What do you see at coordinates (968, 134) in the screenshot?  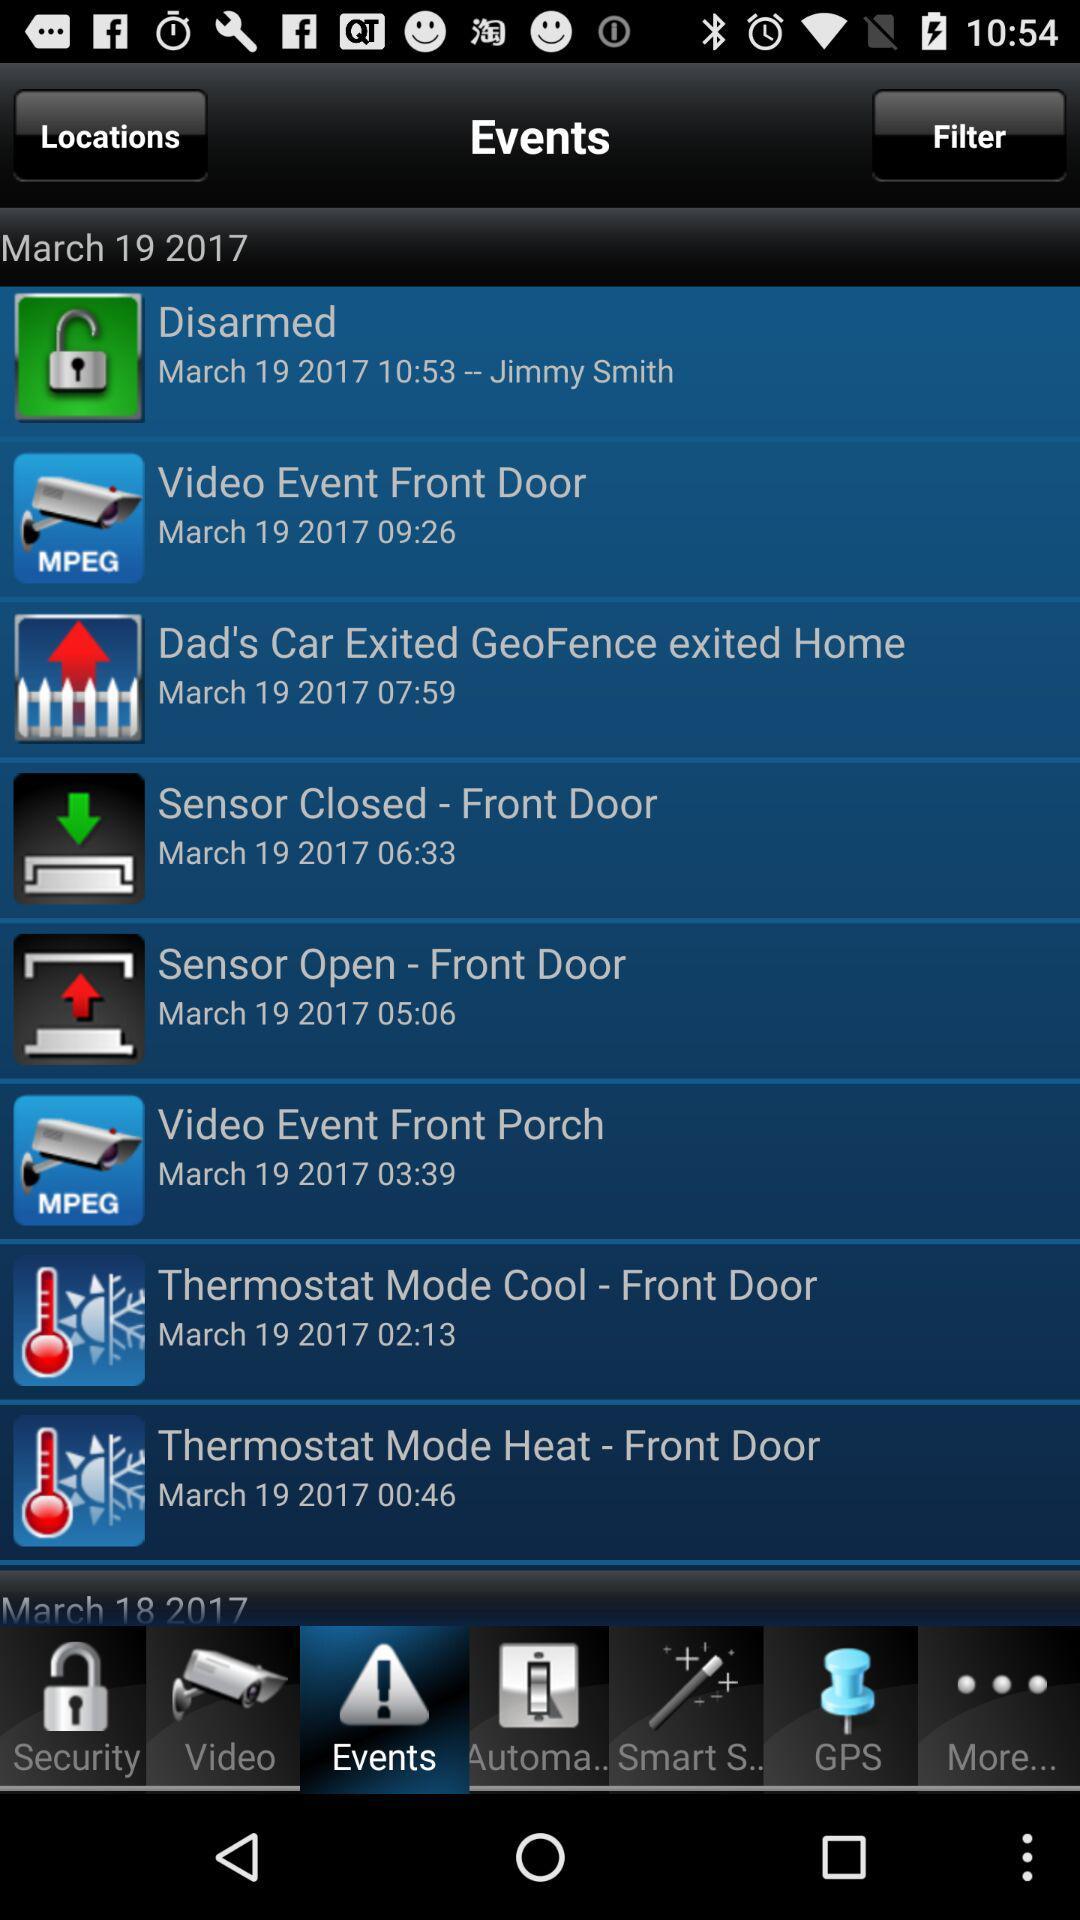 I see `the item at the top right corner` at bounding box center [968, 134].